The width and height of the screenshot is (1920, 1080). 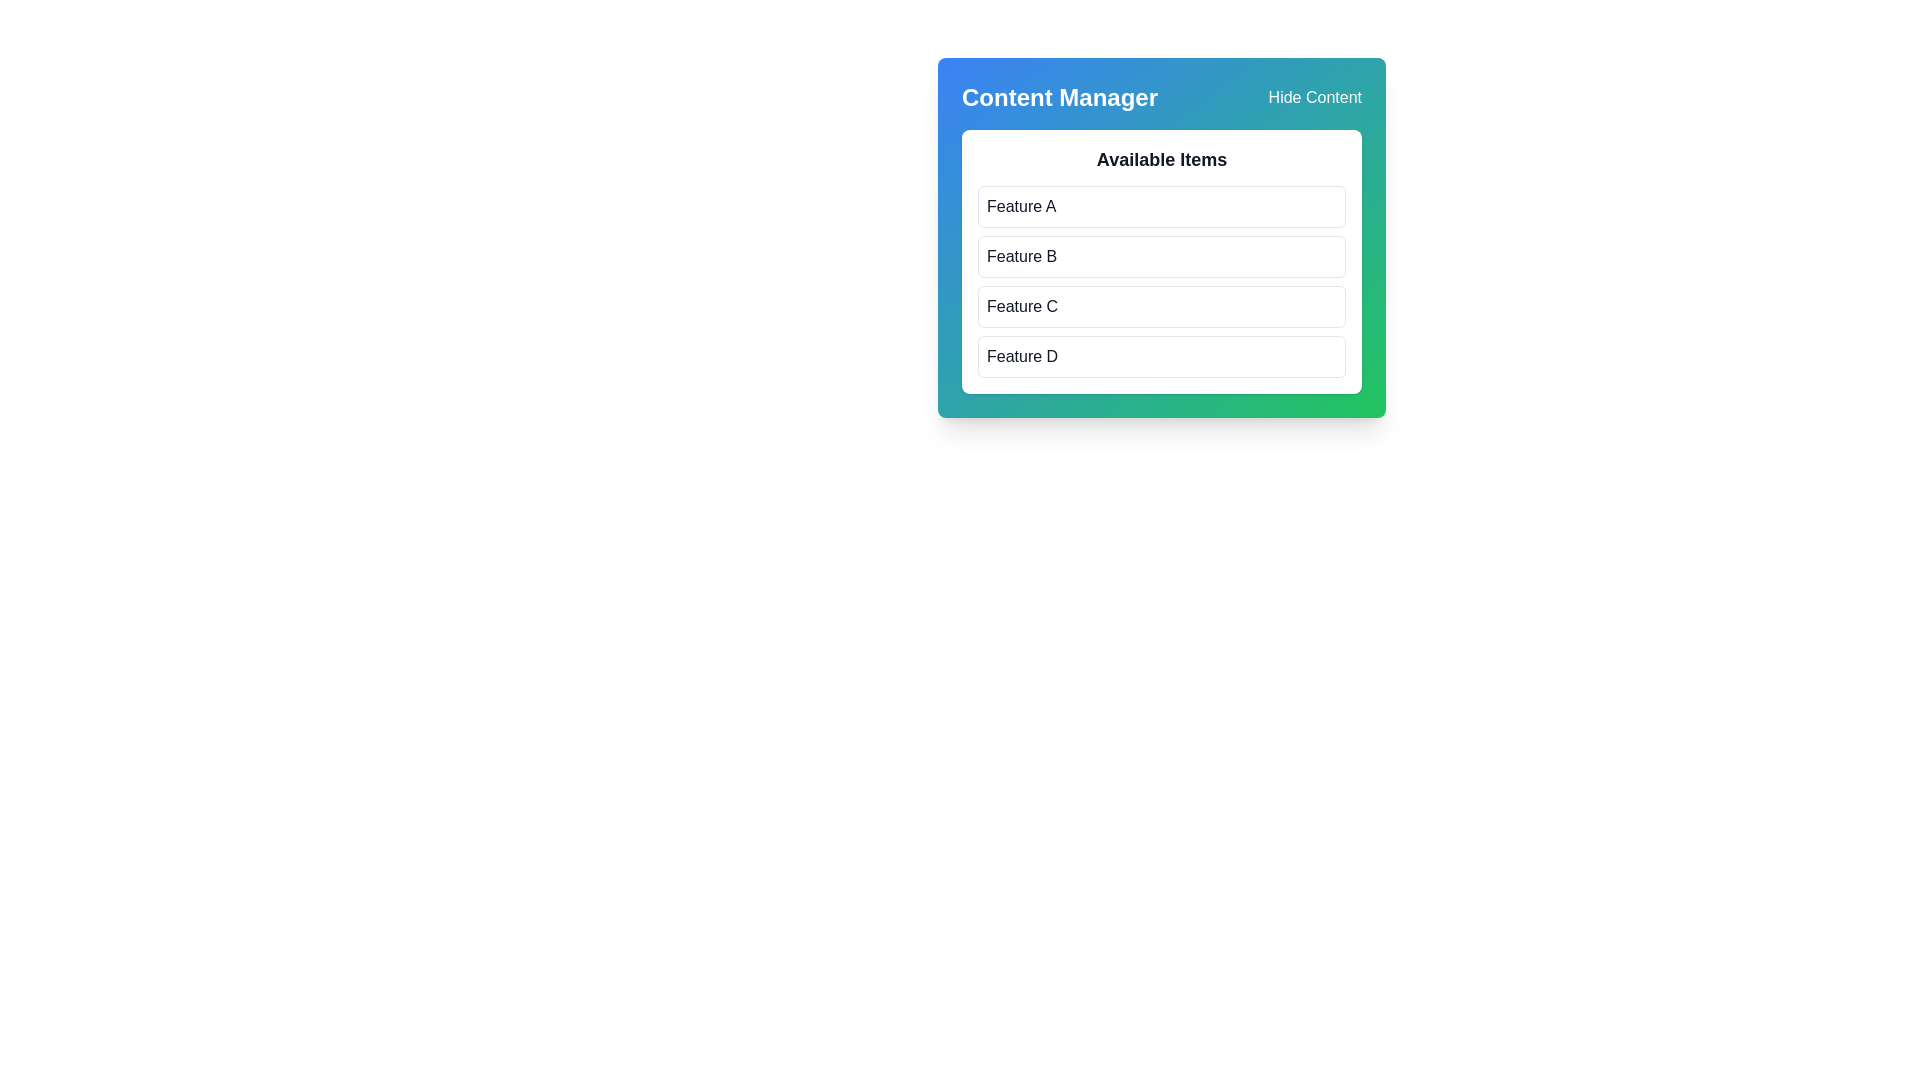 I want to click on the list item labeled 'Feature D' which is the fourth item in the 'Available Items' section of the 'Content Manager' panel, so click(x=1161, y=356).